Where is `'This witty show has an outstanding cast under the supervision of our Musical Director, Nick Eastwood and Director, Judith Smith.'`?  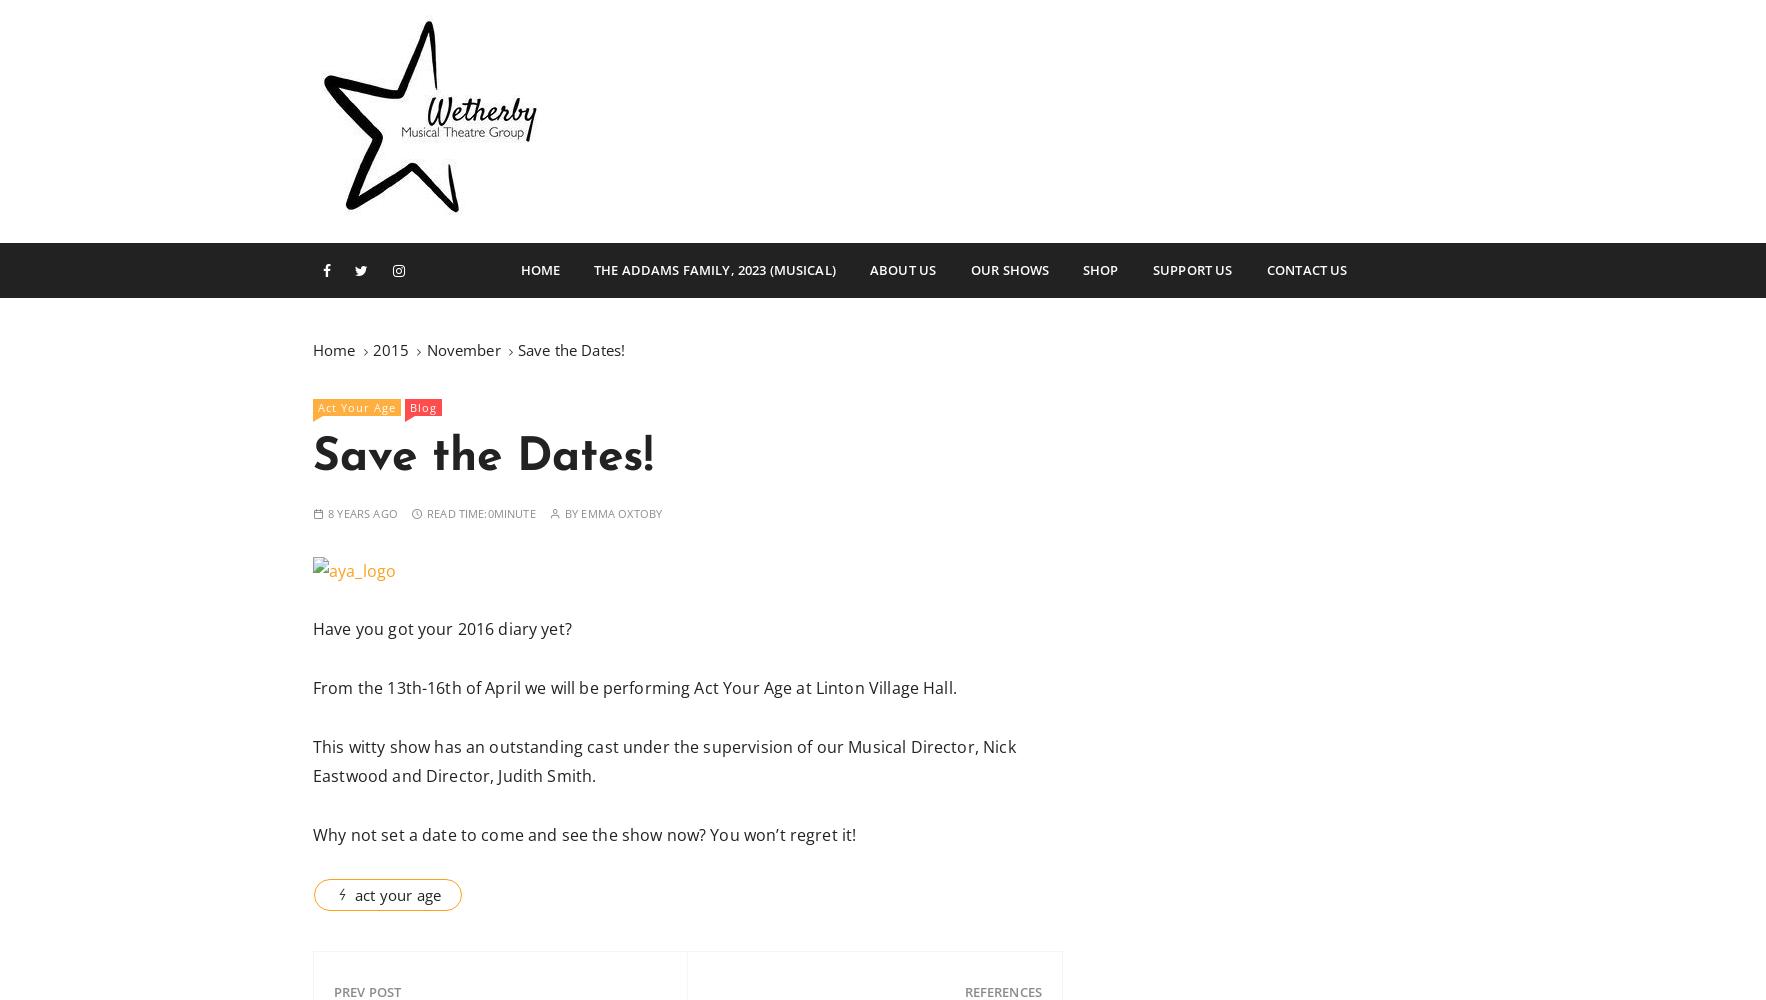 'This witty show has an outstanding cast under the supervision of our Musical Director, Nick Eastwood and Director, Judith Smith.' is located at coordinates (664, 761).